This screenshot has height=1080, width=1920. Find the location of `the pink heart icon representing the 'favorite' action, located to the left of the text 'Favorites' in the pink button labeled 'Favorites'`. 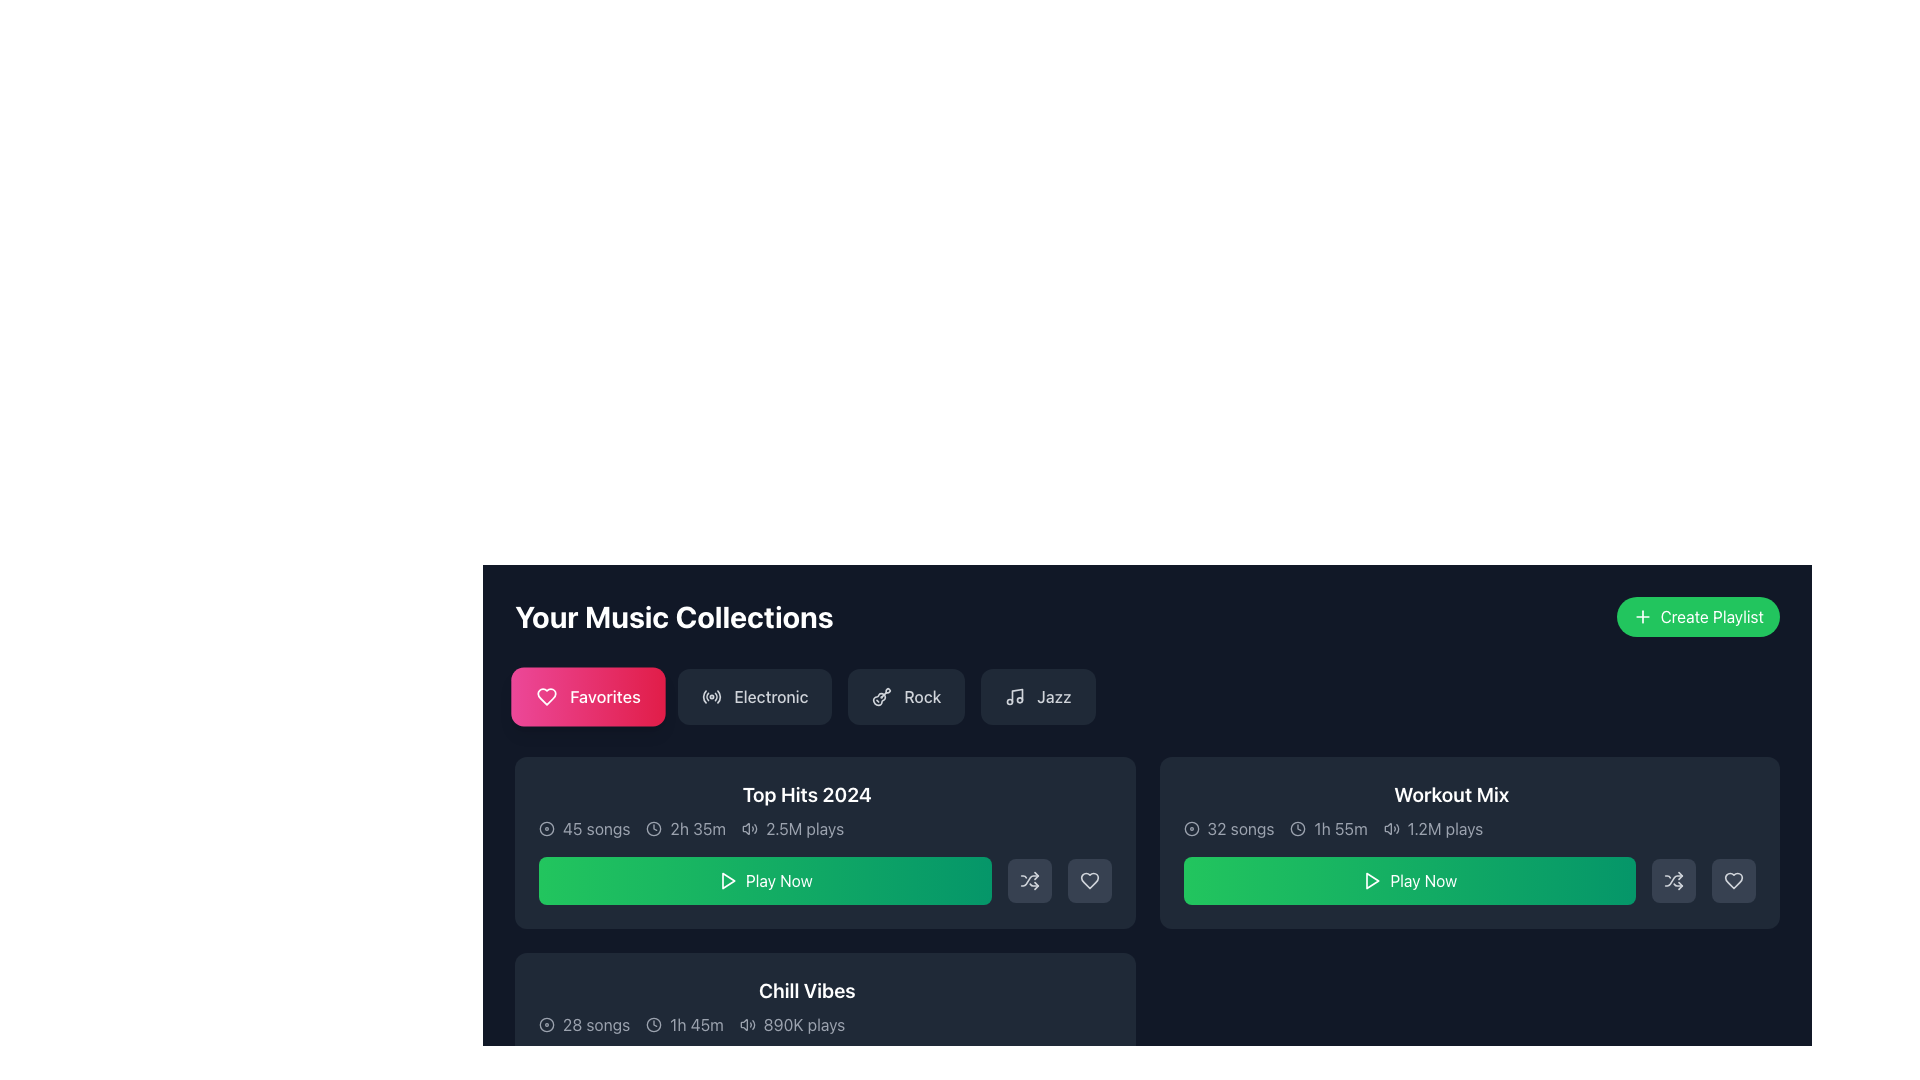

the pink heart icon representing the 'favorite' action, located to the left of the text 'Favorites' in the pink button labeled 'Favorites' is located at coordinates (547, 696).